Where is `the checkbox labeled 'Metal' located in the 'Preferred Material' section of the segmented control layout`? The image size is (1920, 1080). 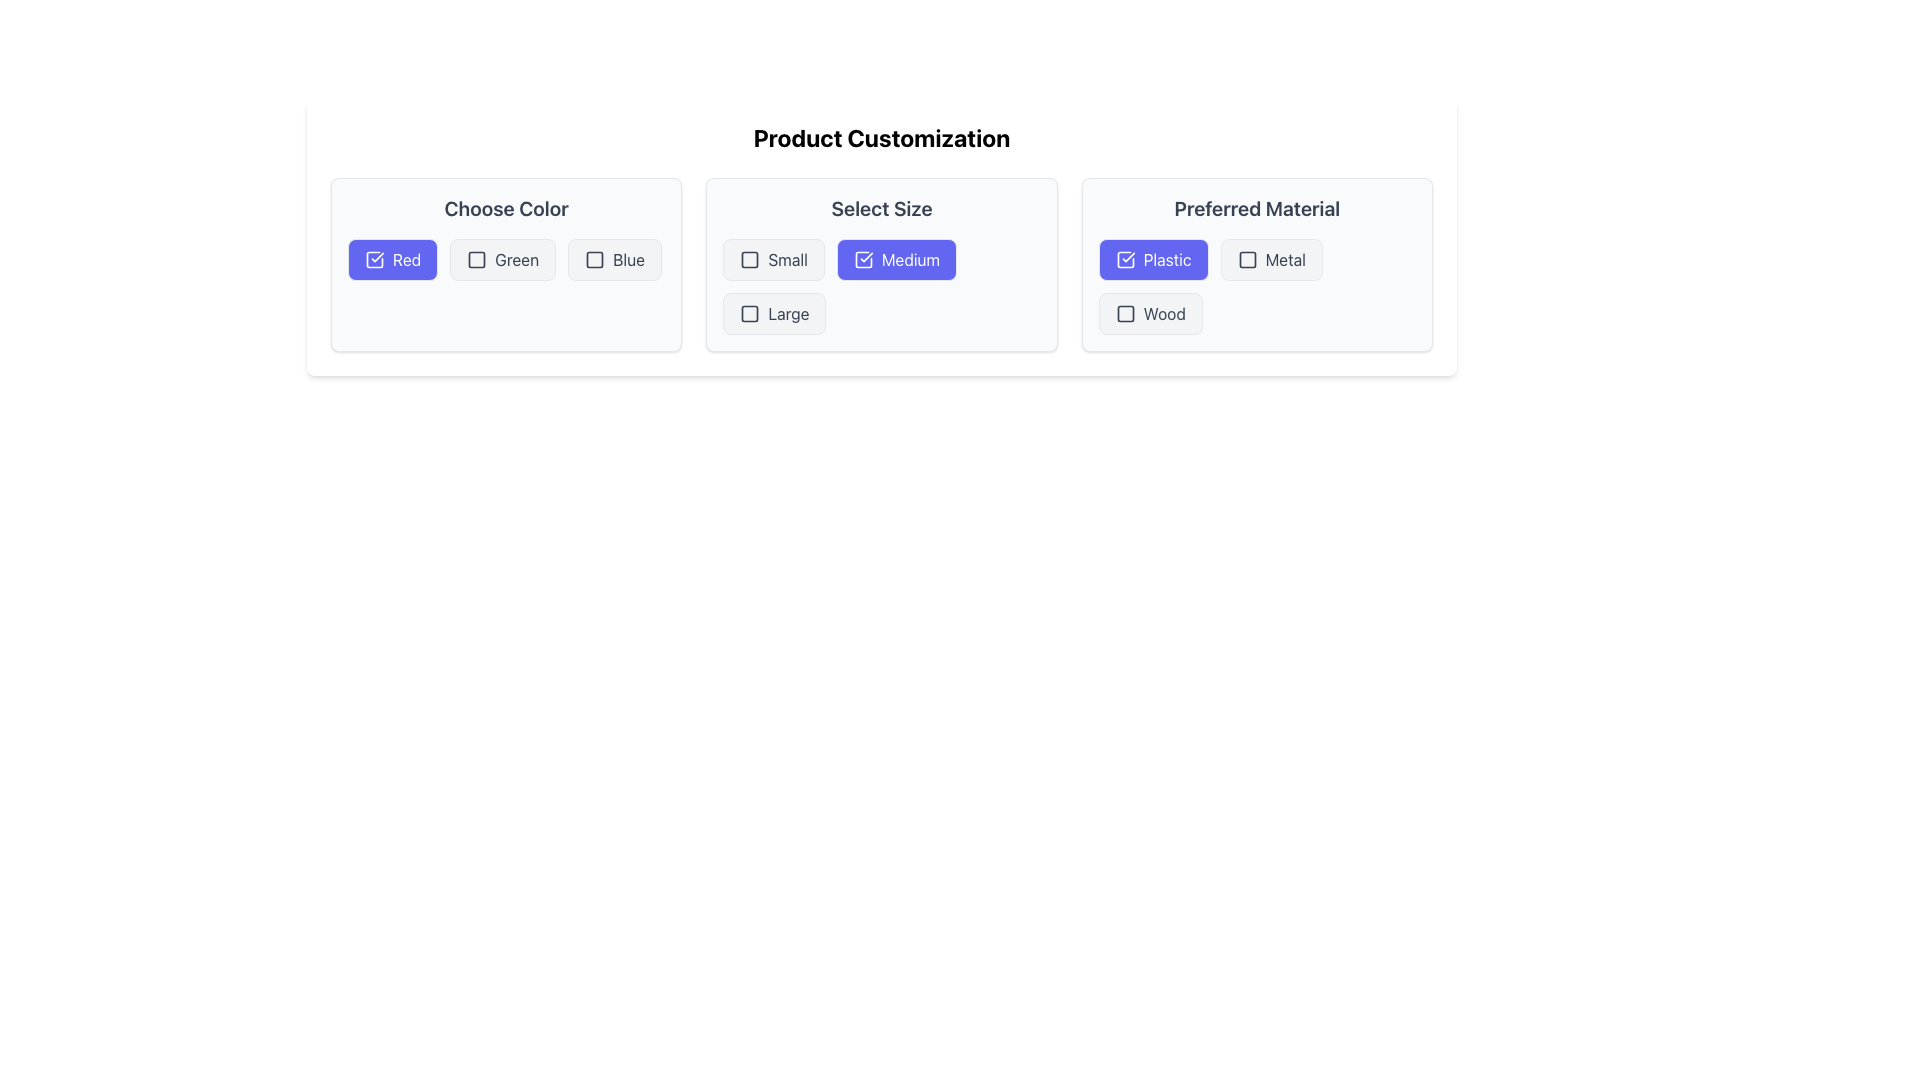
the checkbox labeled 'Metal' located in the 'Preferred Material' section of the segmented control layout is located at coordinates (1270, 258).